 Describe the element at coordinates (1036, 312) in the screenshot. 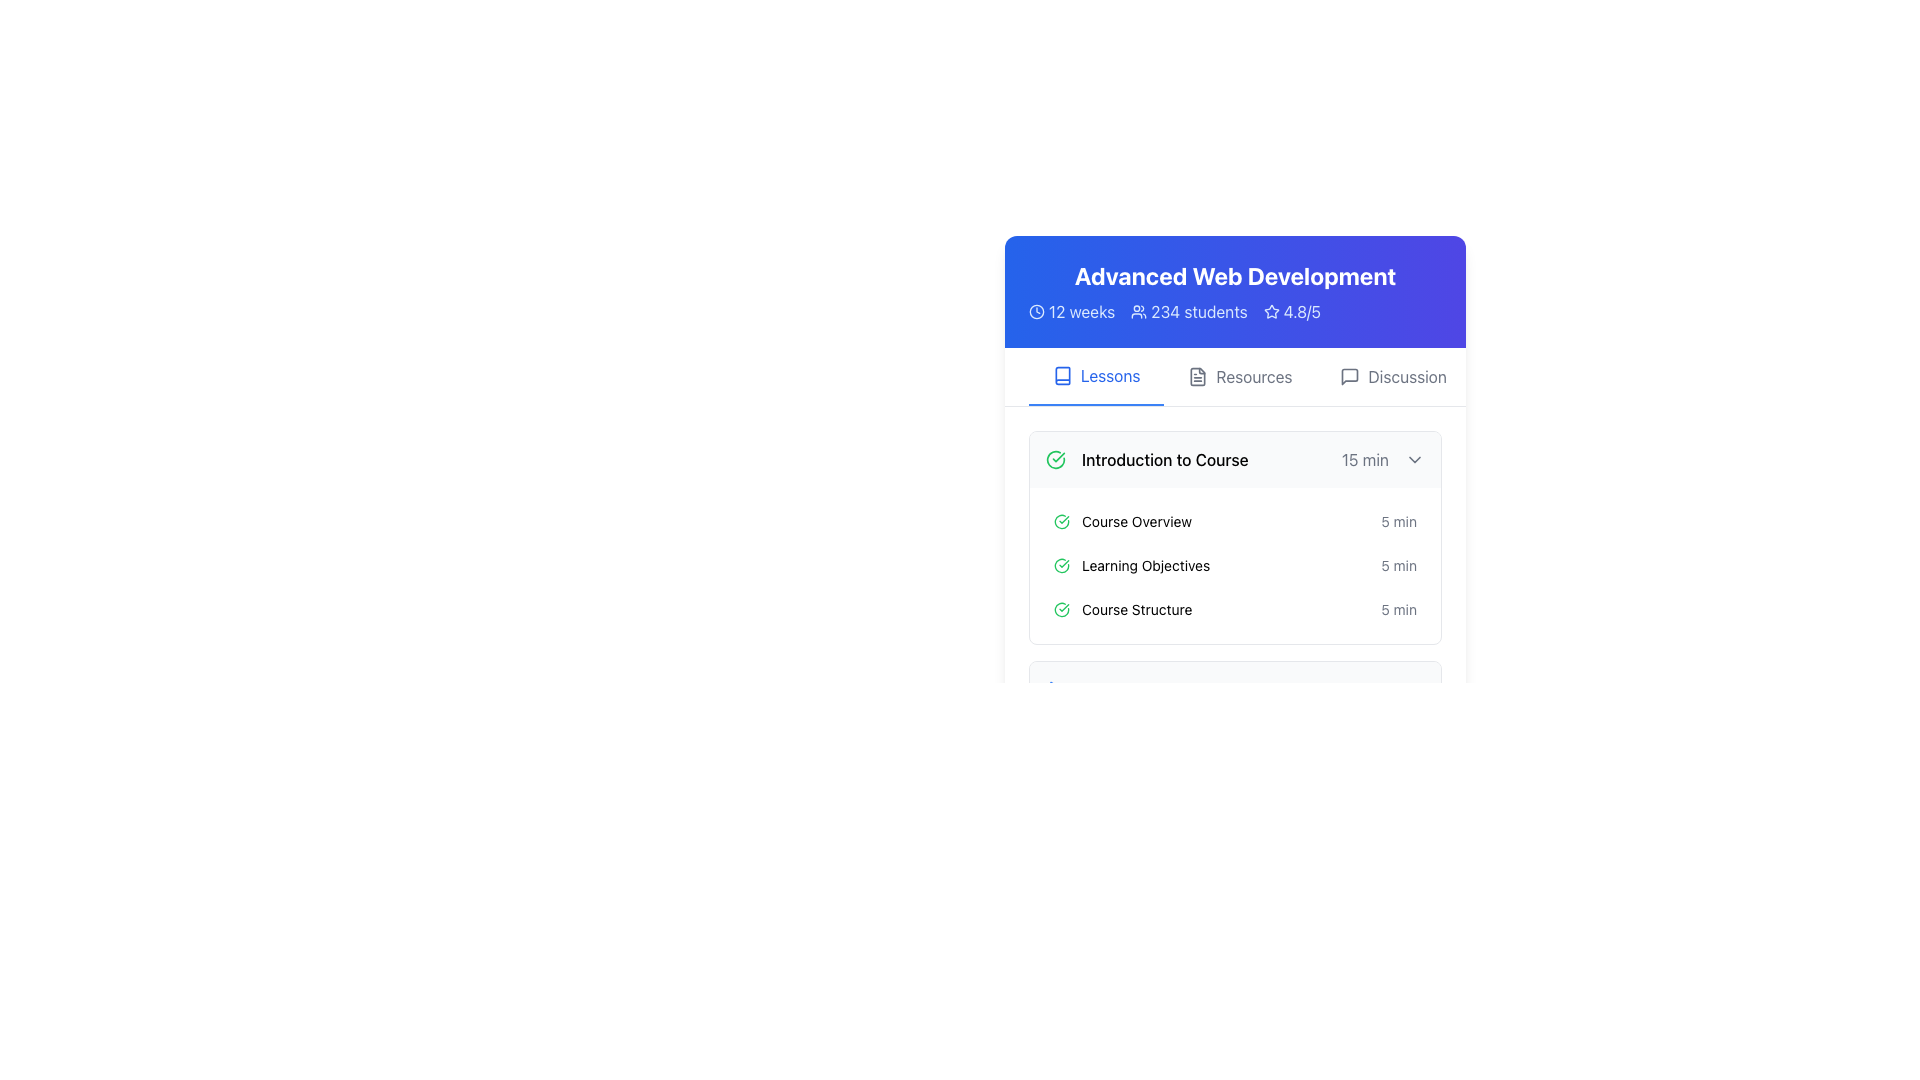

I see `the clock icon located in the header area of the 'Advanced Web Development' card, which is a minimalistic circular design representing time duration` at that location.